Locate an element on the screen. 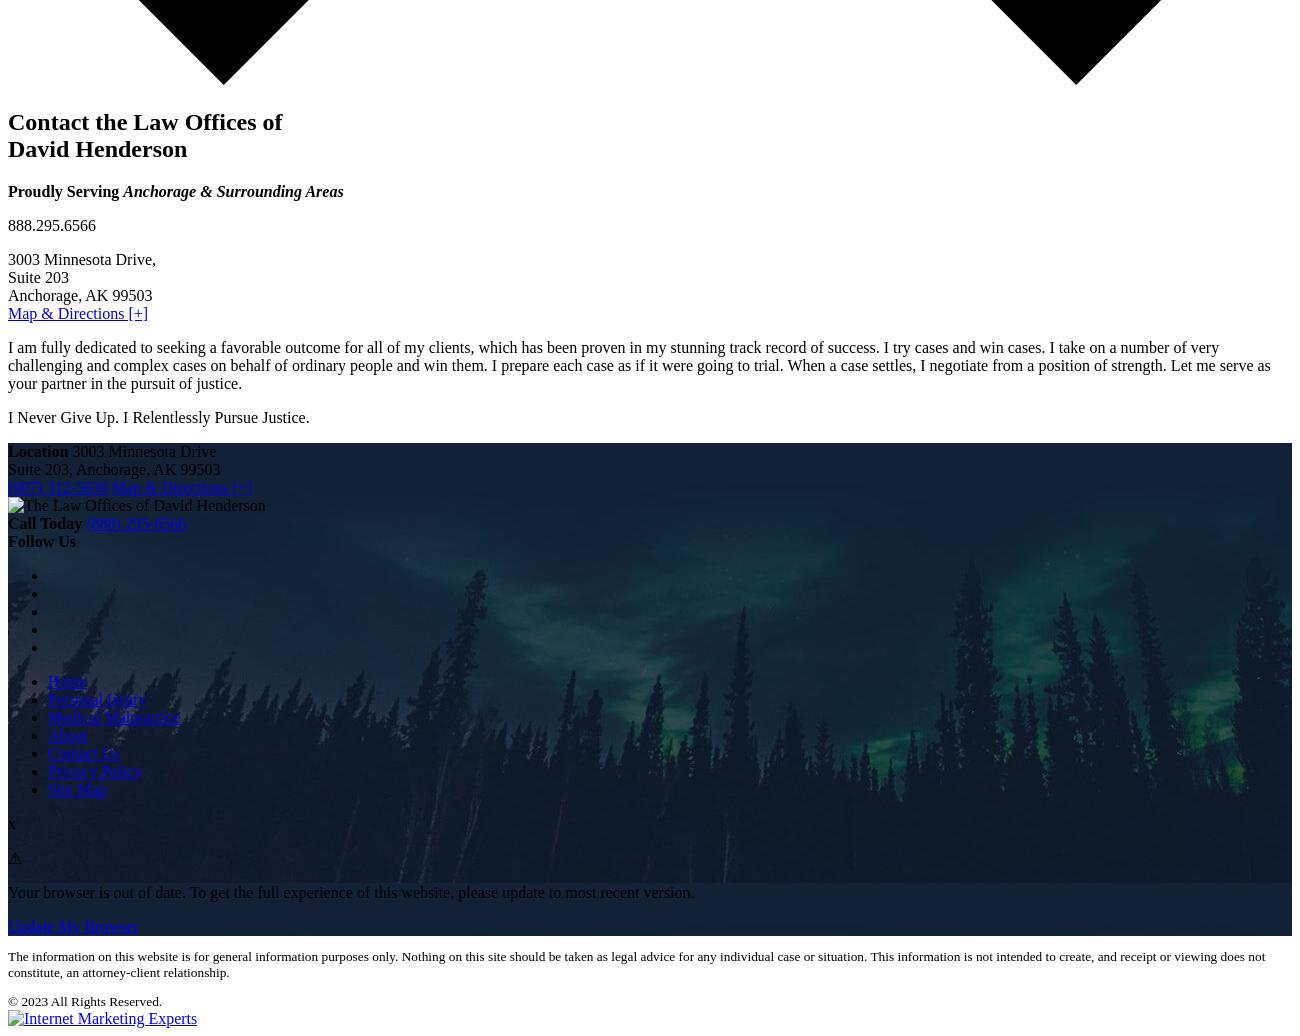  ',' is located at coordinates (148, 468).